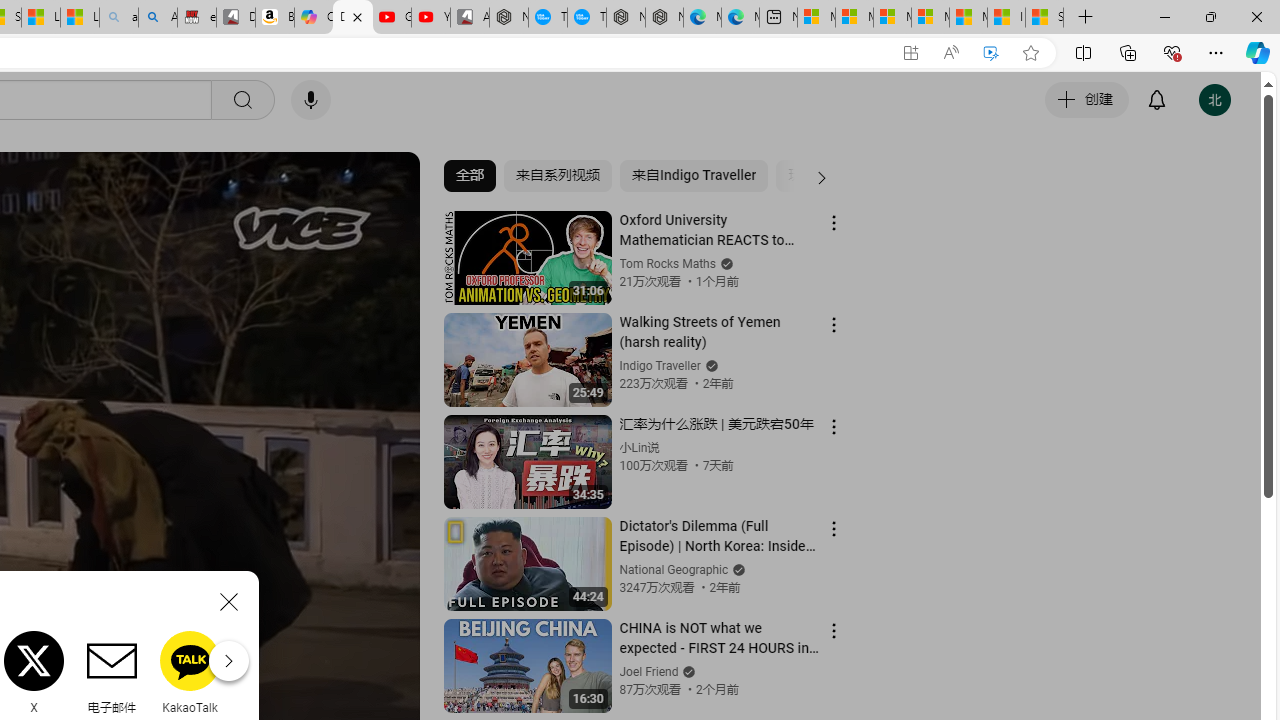 This screenshot has height=720, width=1280. I want to click on 'App available. Install YouTube', so click(909, 52).